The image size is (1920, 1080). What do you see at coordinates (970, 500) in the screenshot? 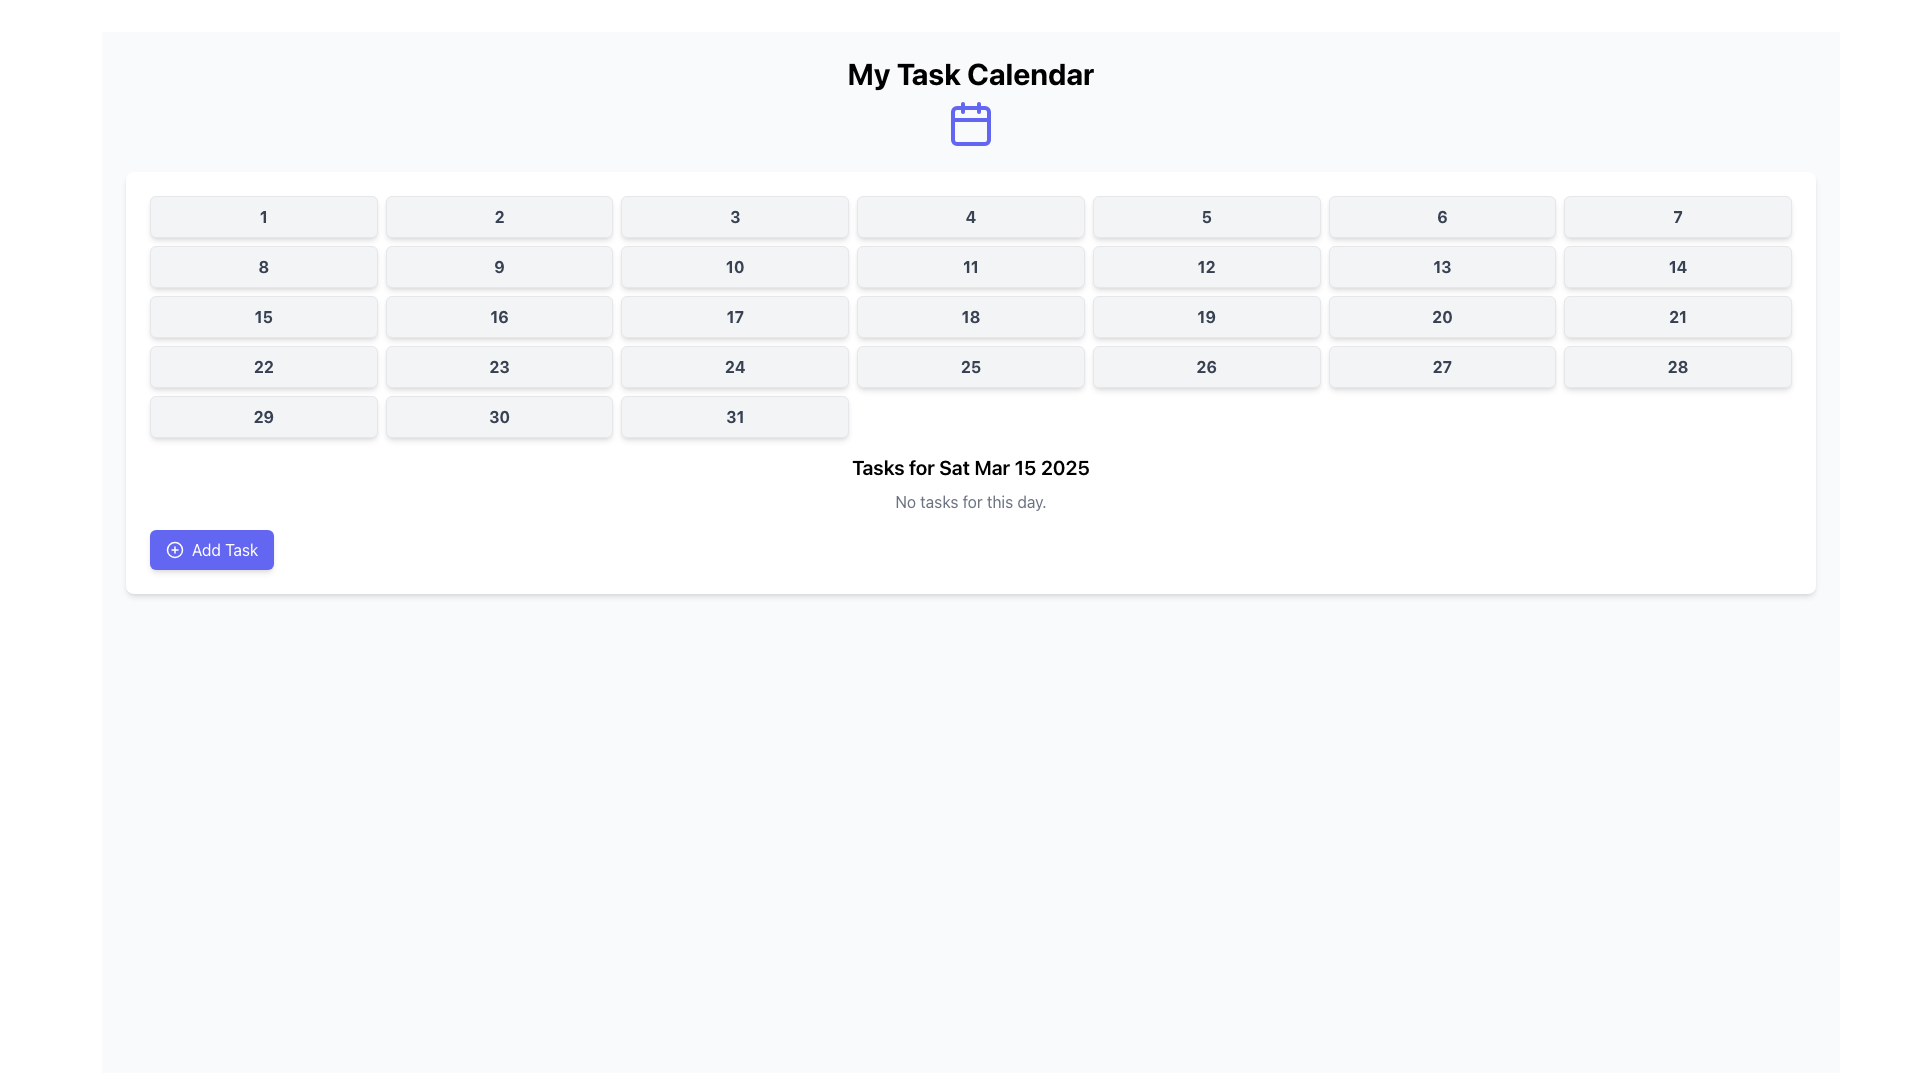
I see `the static text displaying 'No tasks for this day.' located under the header 'Tasks for Sat Mar 15 2025'` at bounding box center [970, 500].